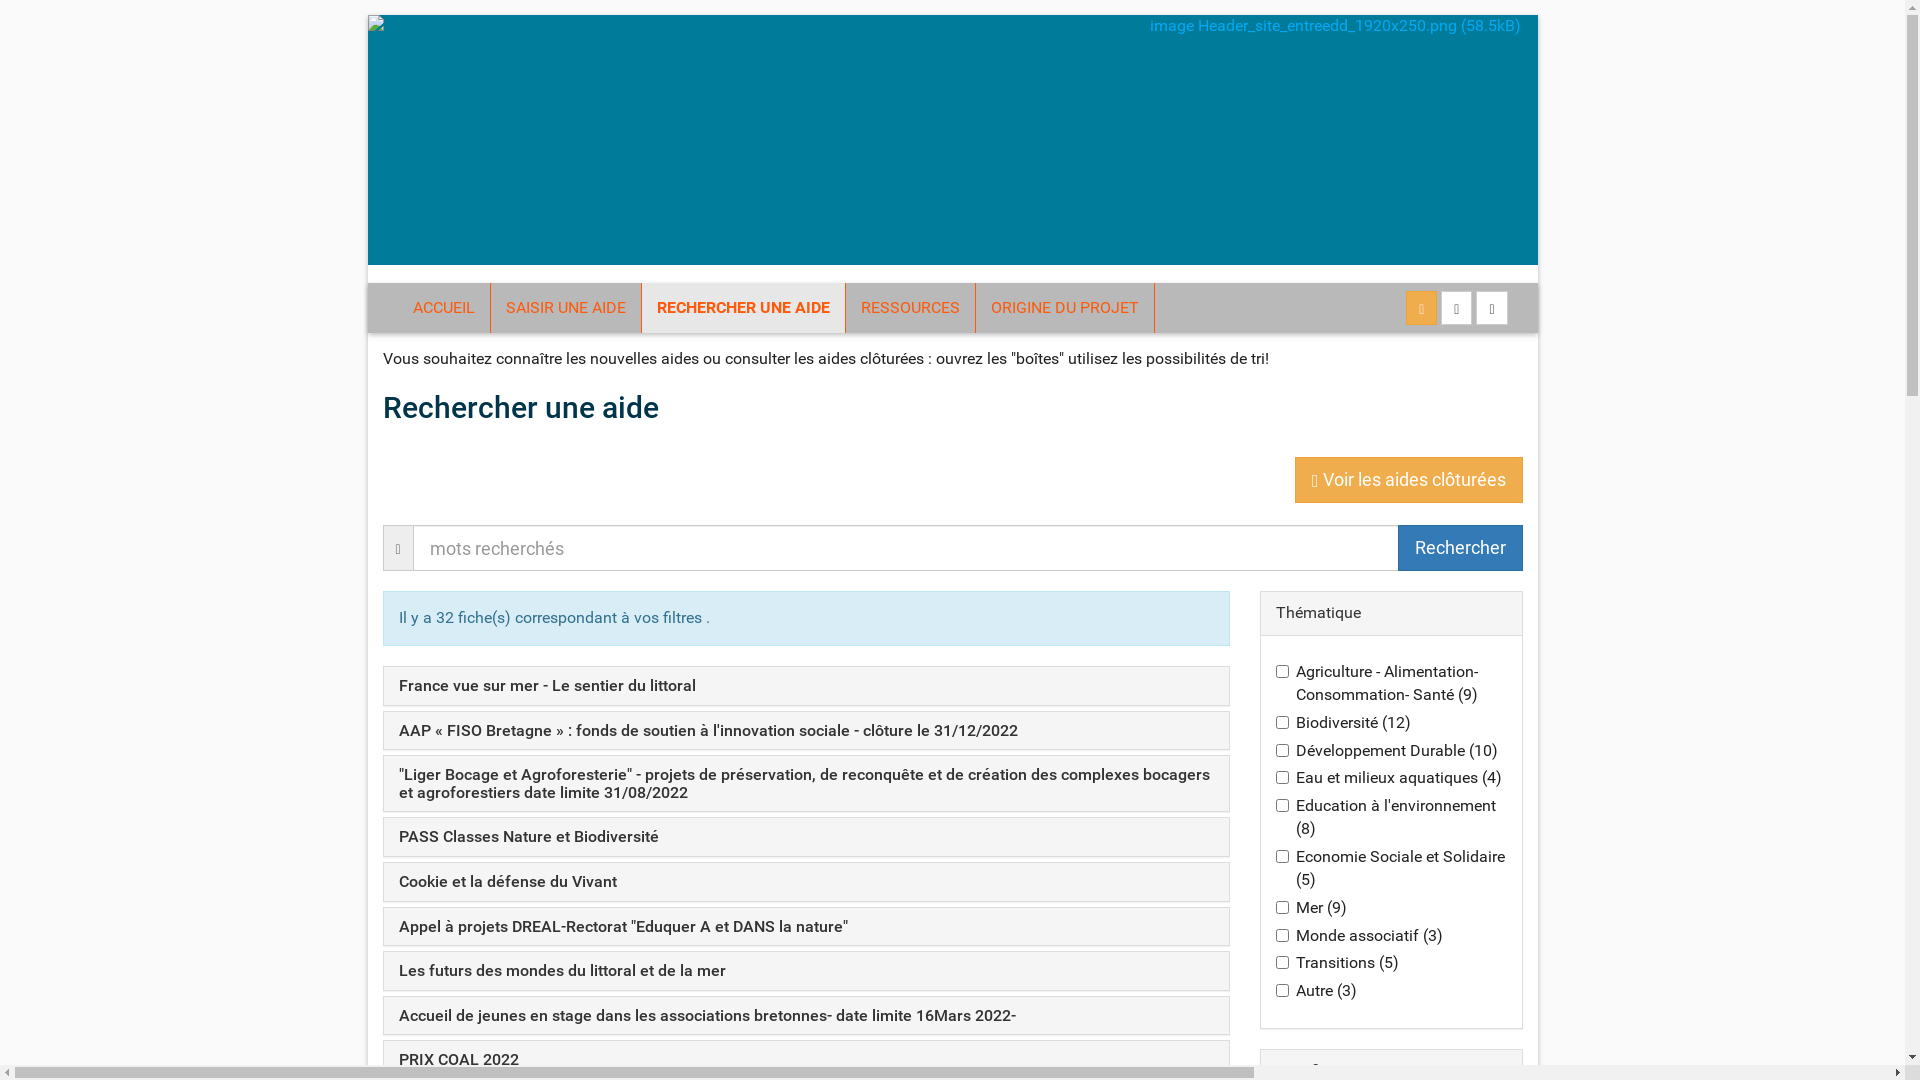  I want to click on 'RECHERCHER UNE AIDE', so click(742, 308).